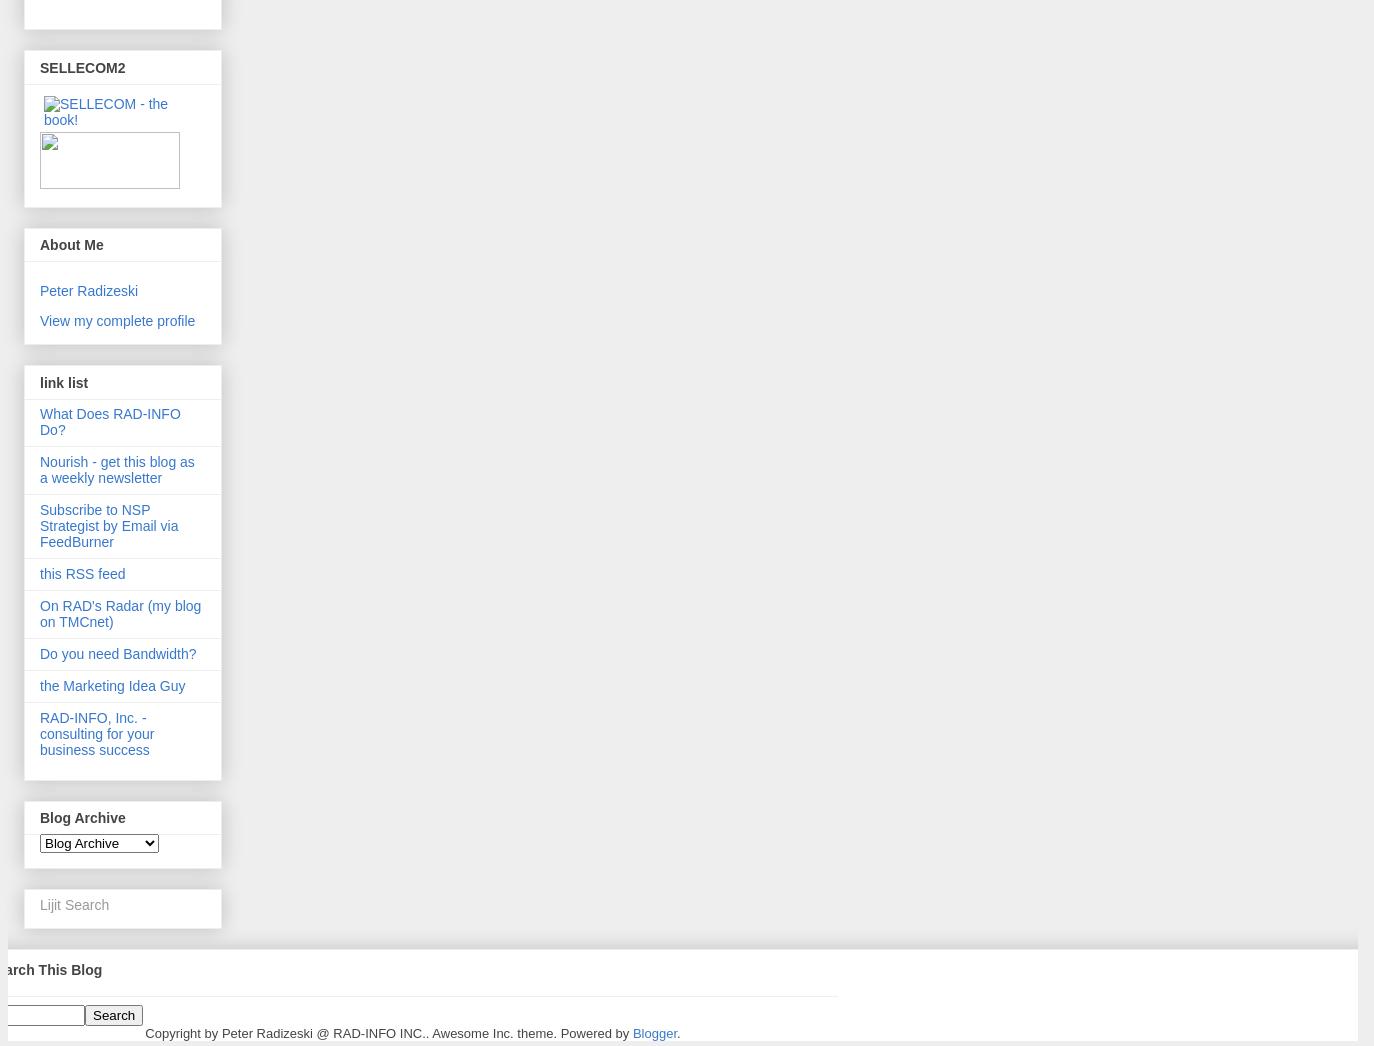  I want to click on 'Subscribe to NSP Strategist by Email via FeedBurner', so click(107, 523).